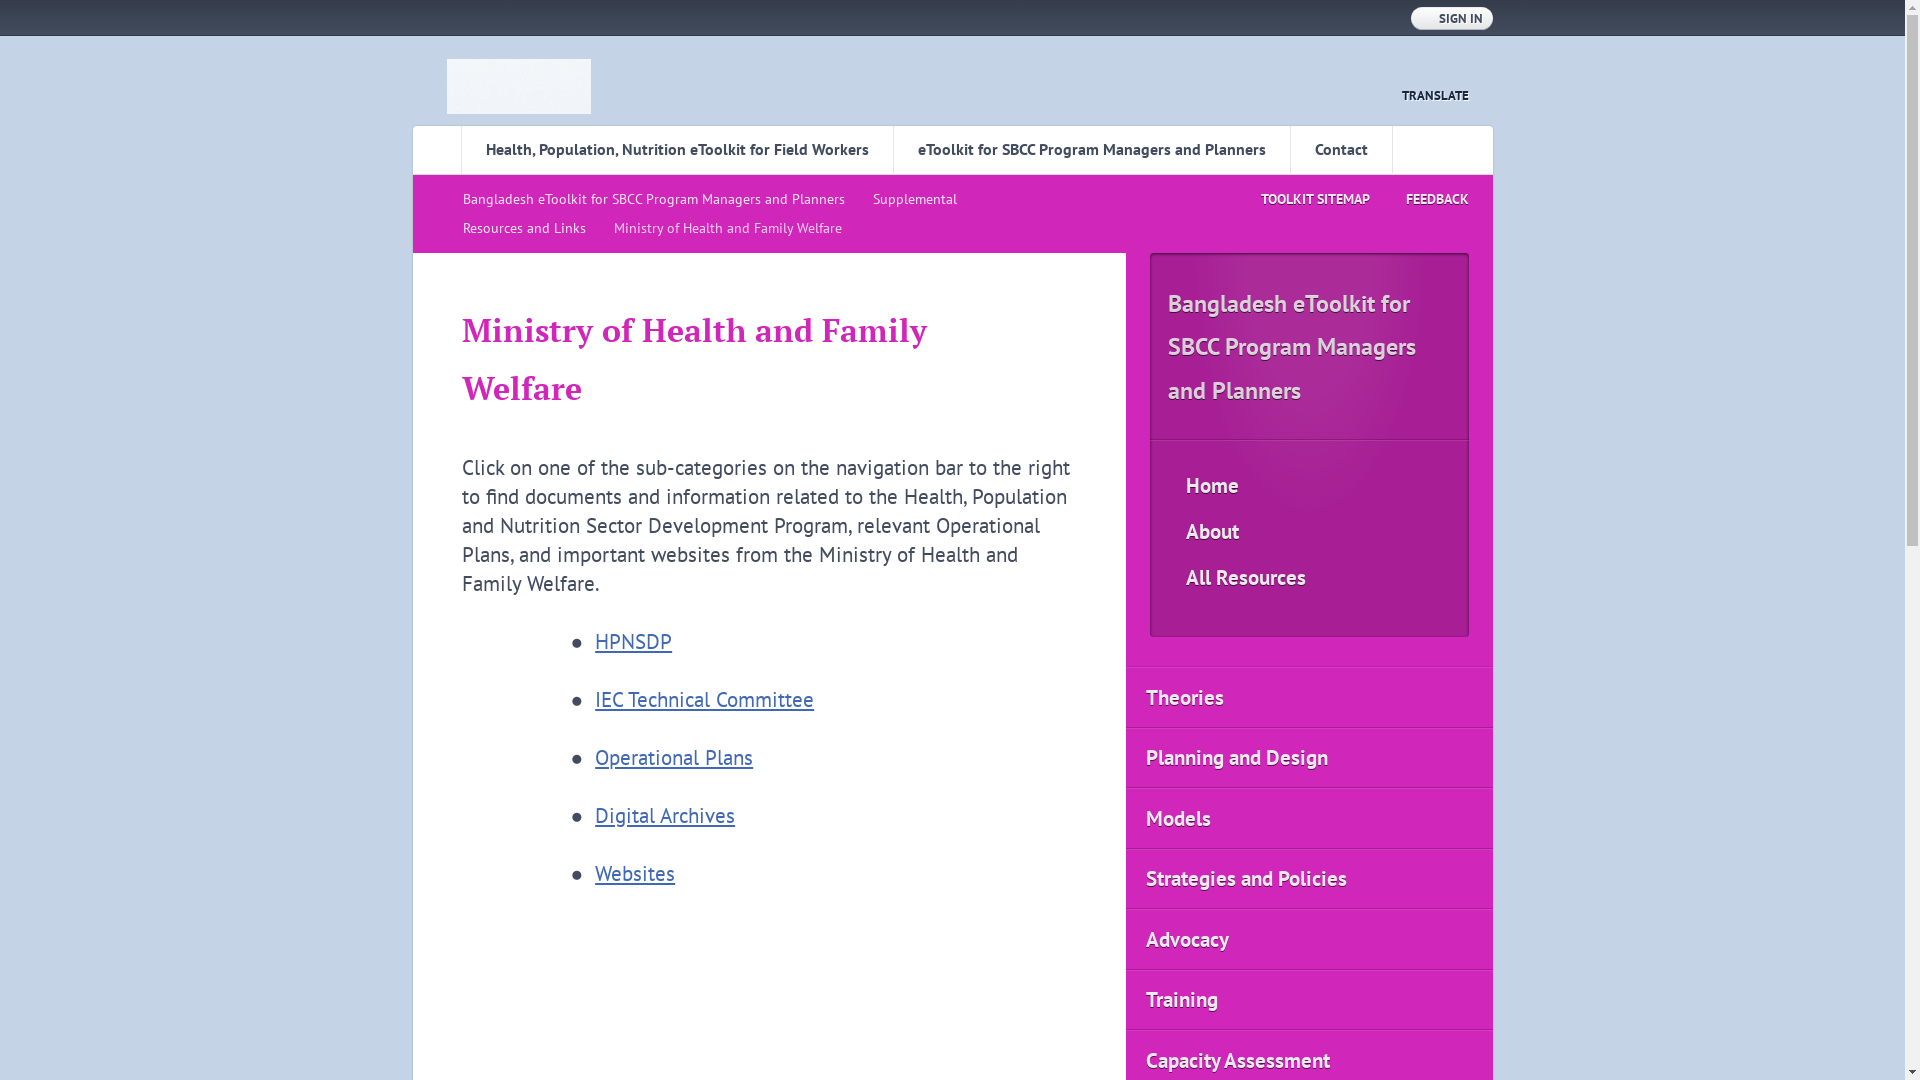 The image size is (1920, 1080). I want to click on 'About', so click(1309, 531).